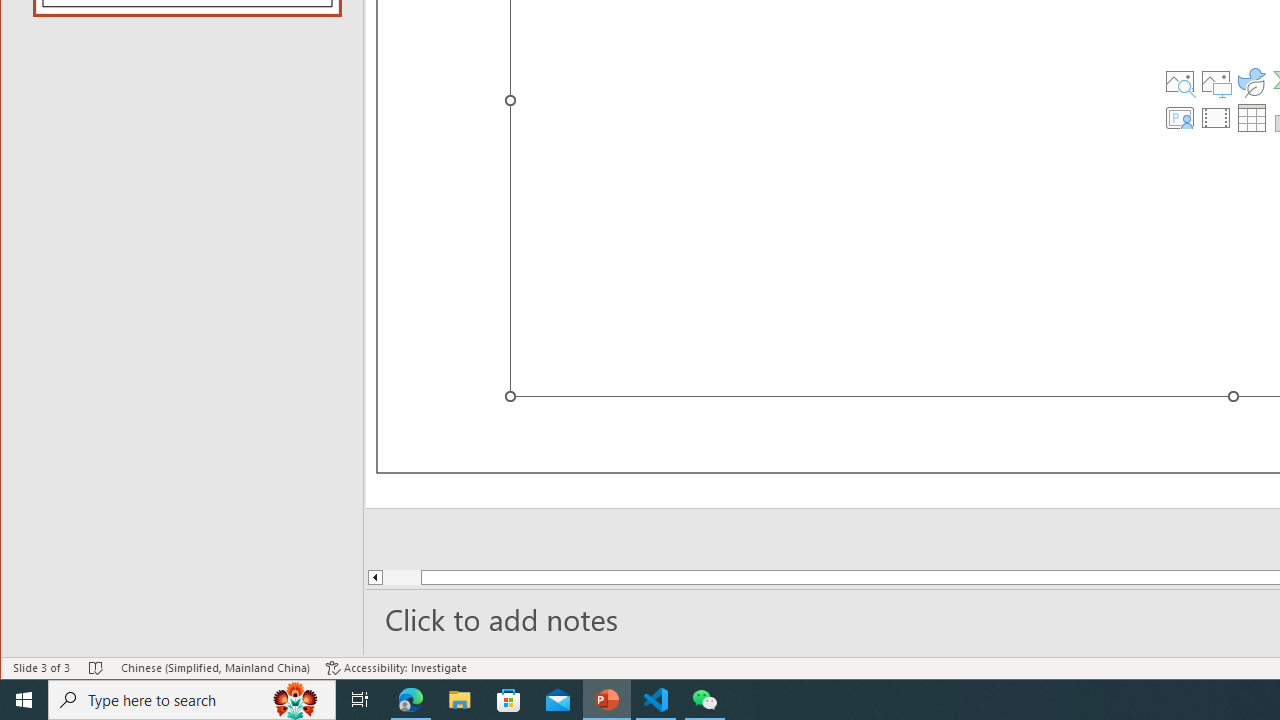 The height and width of the screenshot is (720, 1280). What do you see at coordinates (1215, 81) in the screenshot?
I see `'Pictures'` at bounding box center [1215, 81].